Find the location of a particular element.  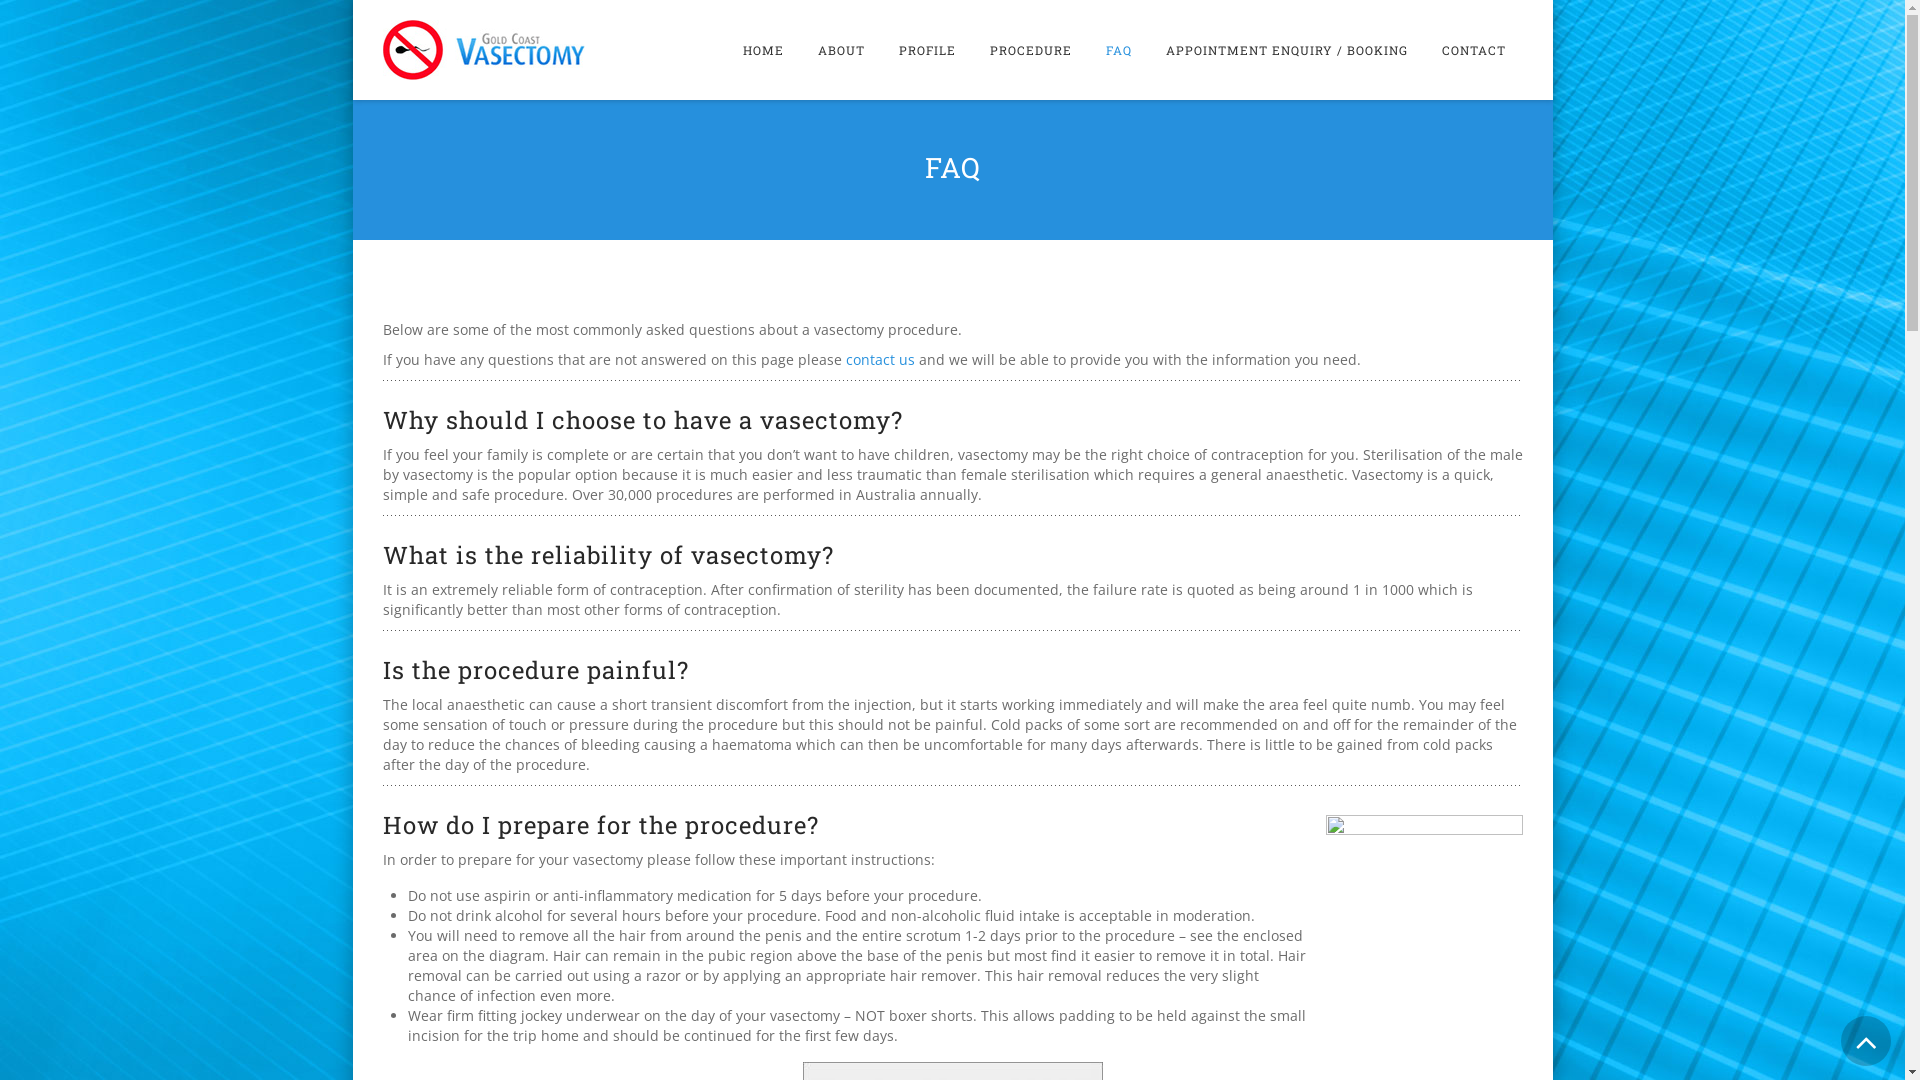

'HOME' is located at coordinates (762, 49).